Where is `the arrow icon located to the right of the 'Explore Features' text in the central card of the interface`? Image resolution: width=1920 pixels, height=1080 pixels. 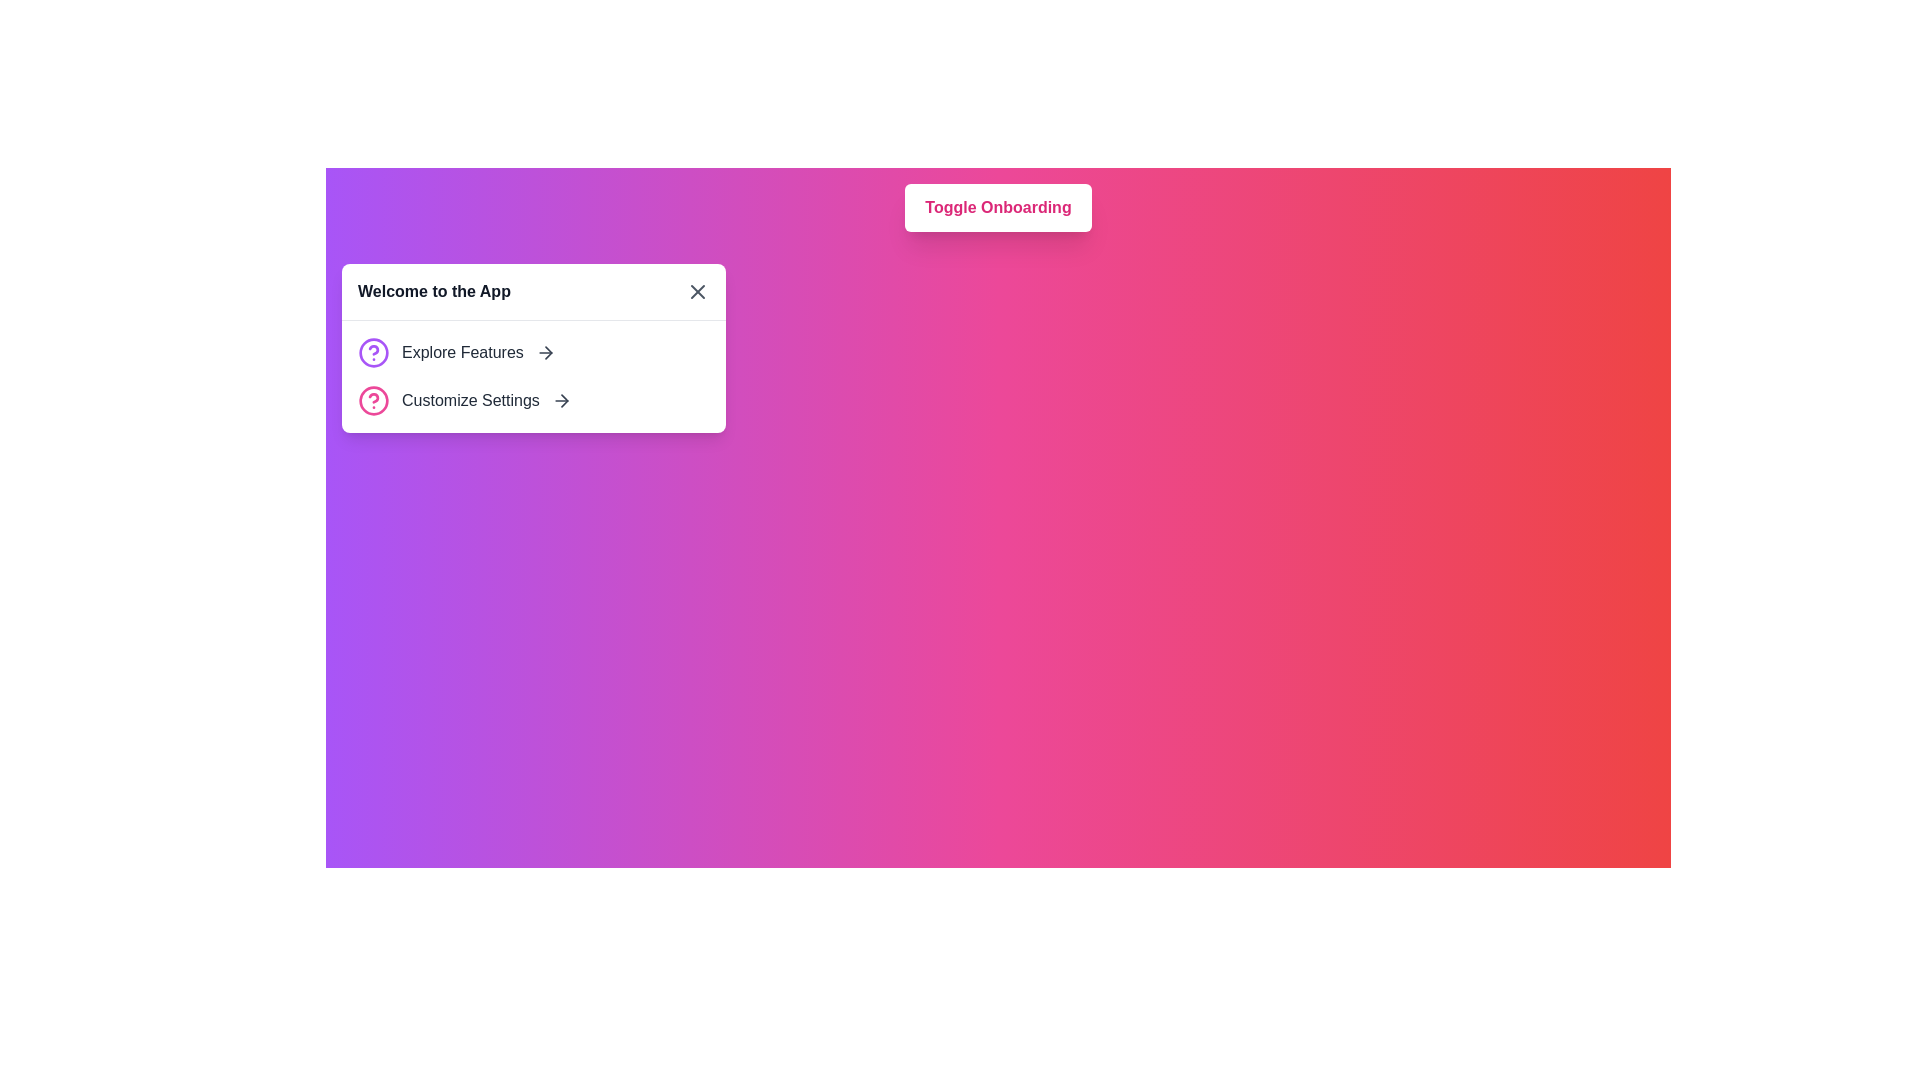 the arrow icon located to the right of the 'Explore Features' text in the central card of the interface is located at coordinates (545, 352).